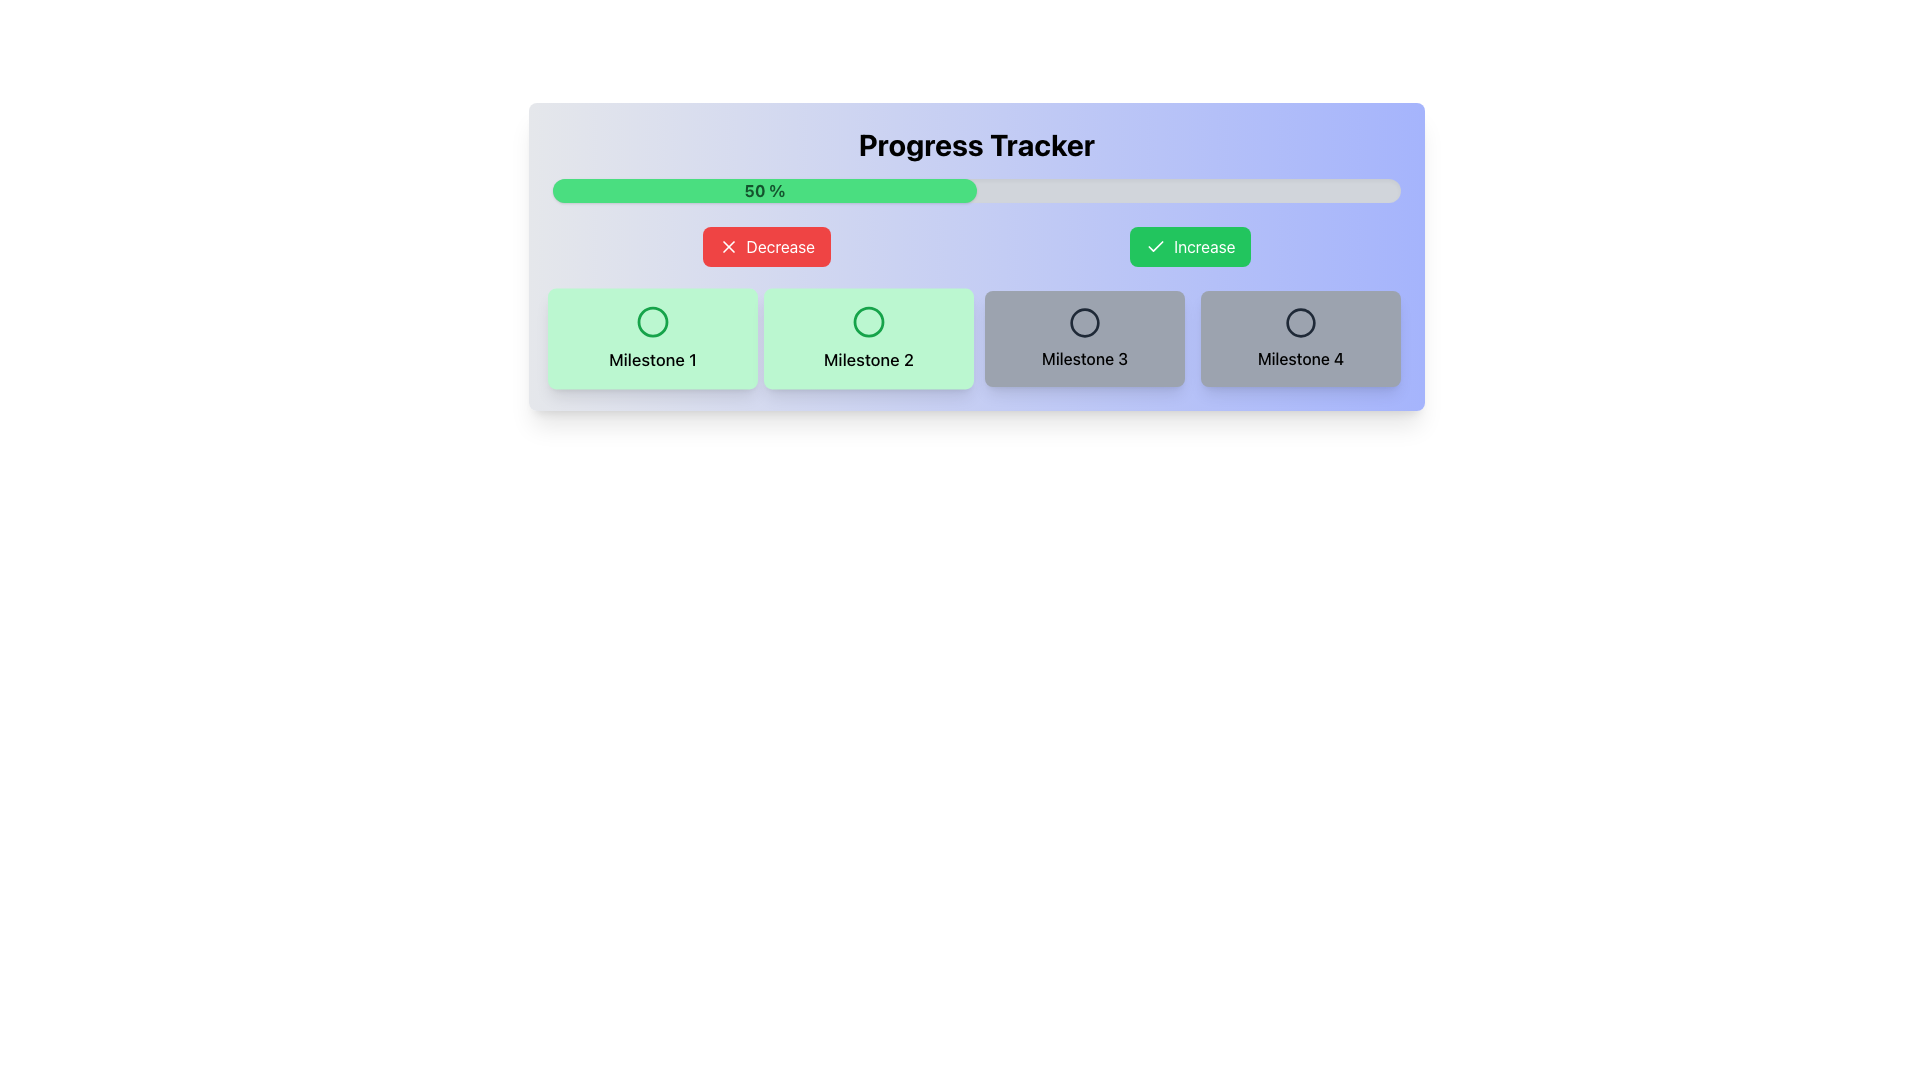  Describe the element at coordinates (652, 320) in the screenshot. I see `the circular icon with a green stroke located at the center of the 'Milestone 1' module, positioned above the text 'Milestone 1'` at that location.